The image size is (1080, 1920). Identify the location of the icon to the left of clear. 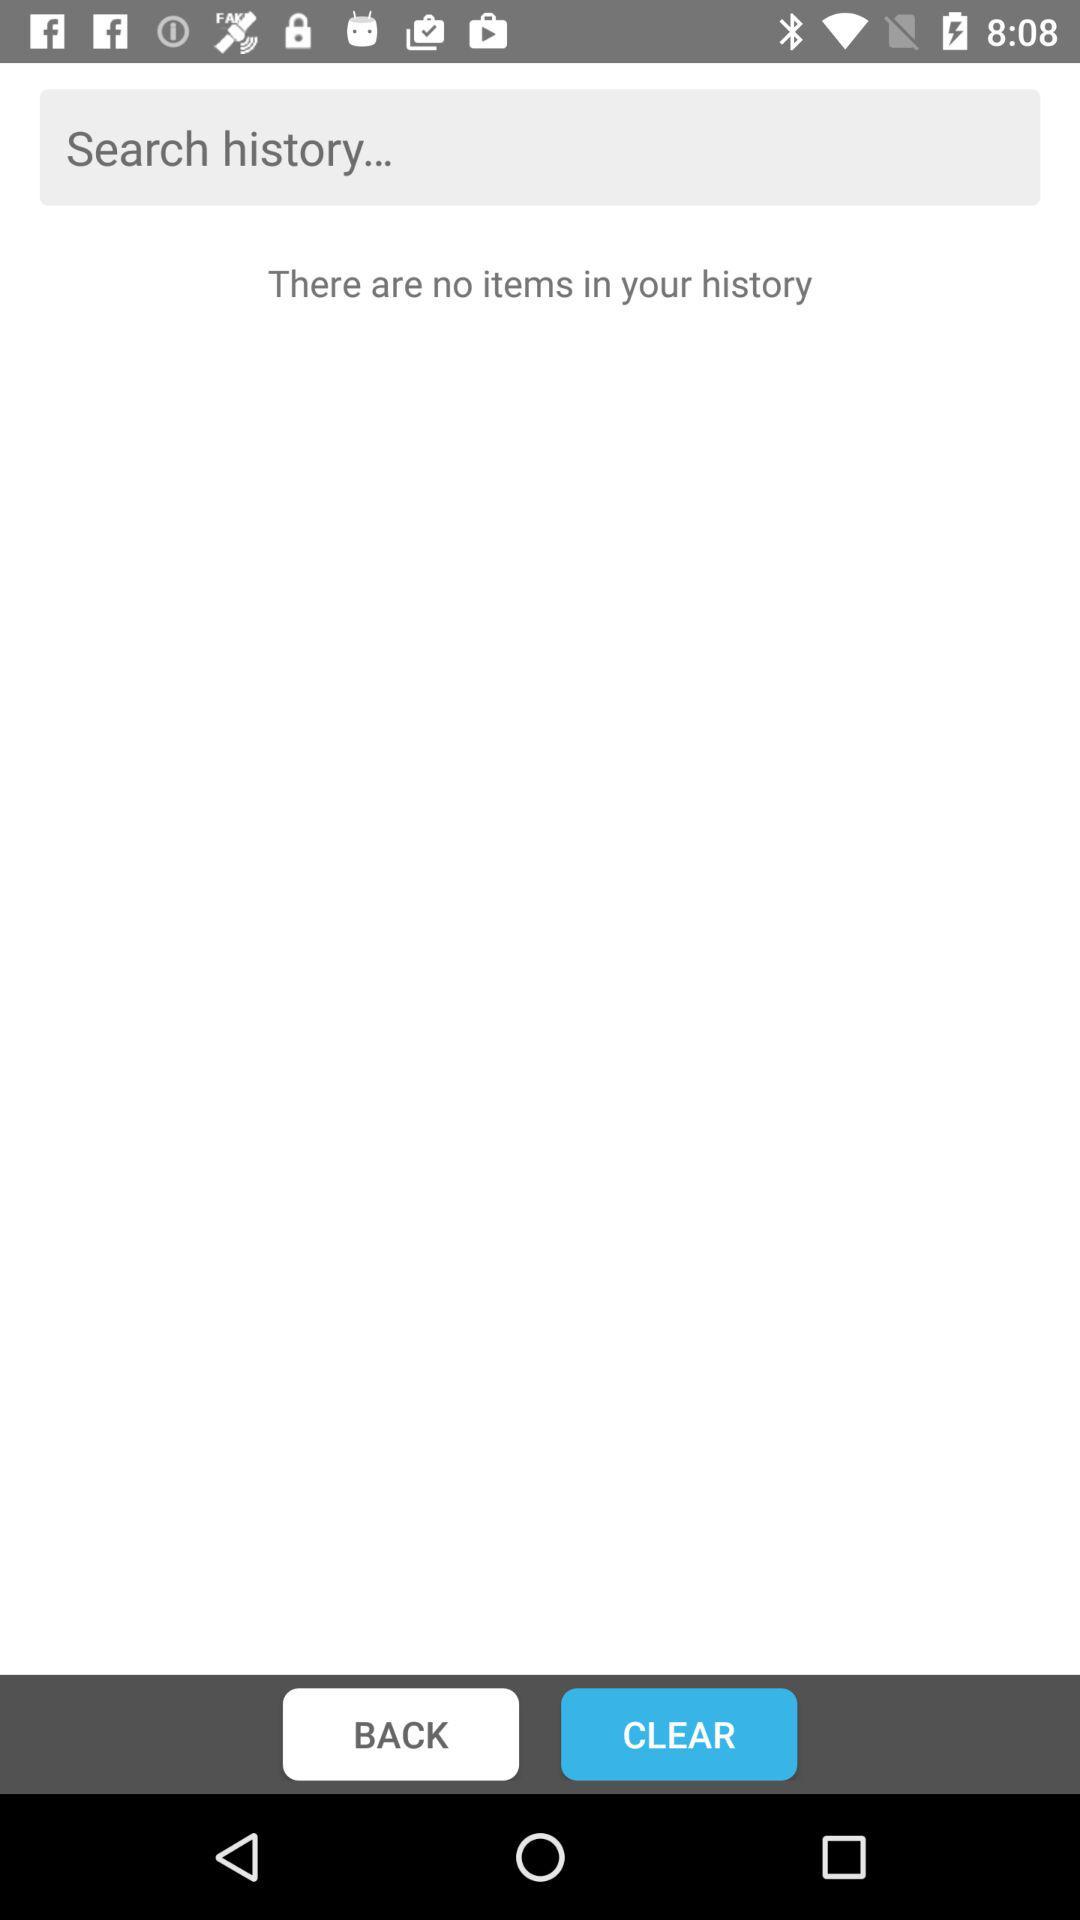
(400, 1733).